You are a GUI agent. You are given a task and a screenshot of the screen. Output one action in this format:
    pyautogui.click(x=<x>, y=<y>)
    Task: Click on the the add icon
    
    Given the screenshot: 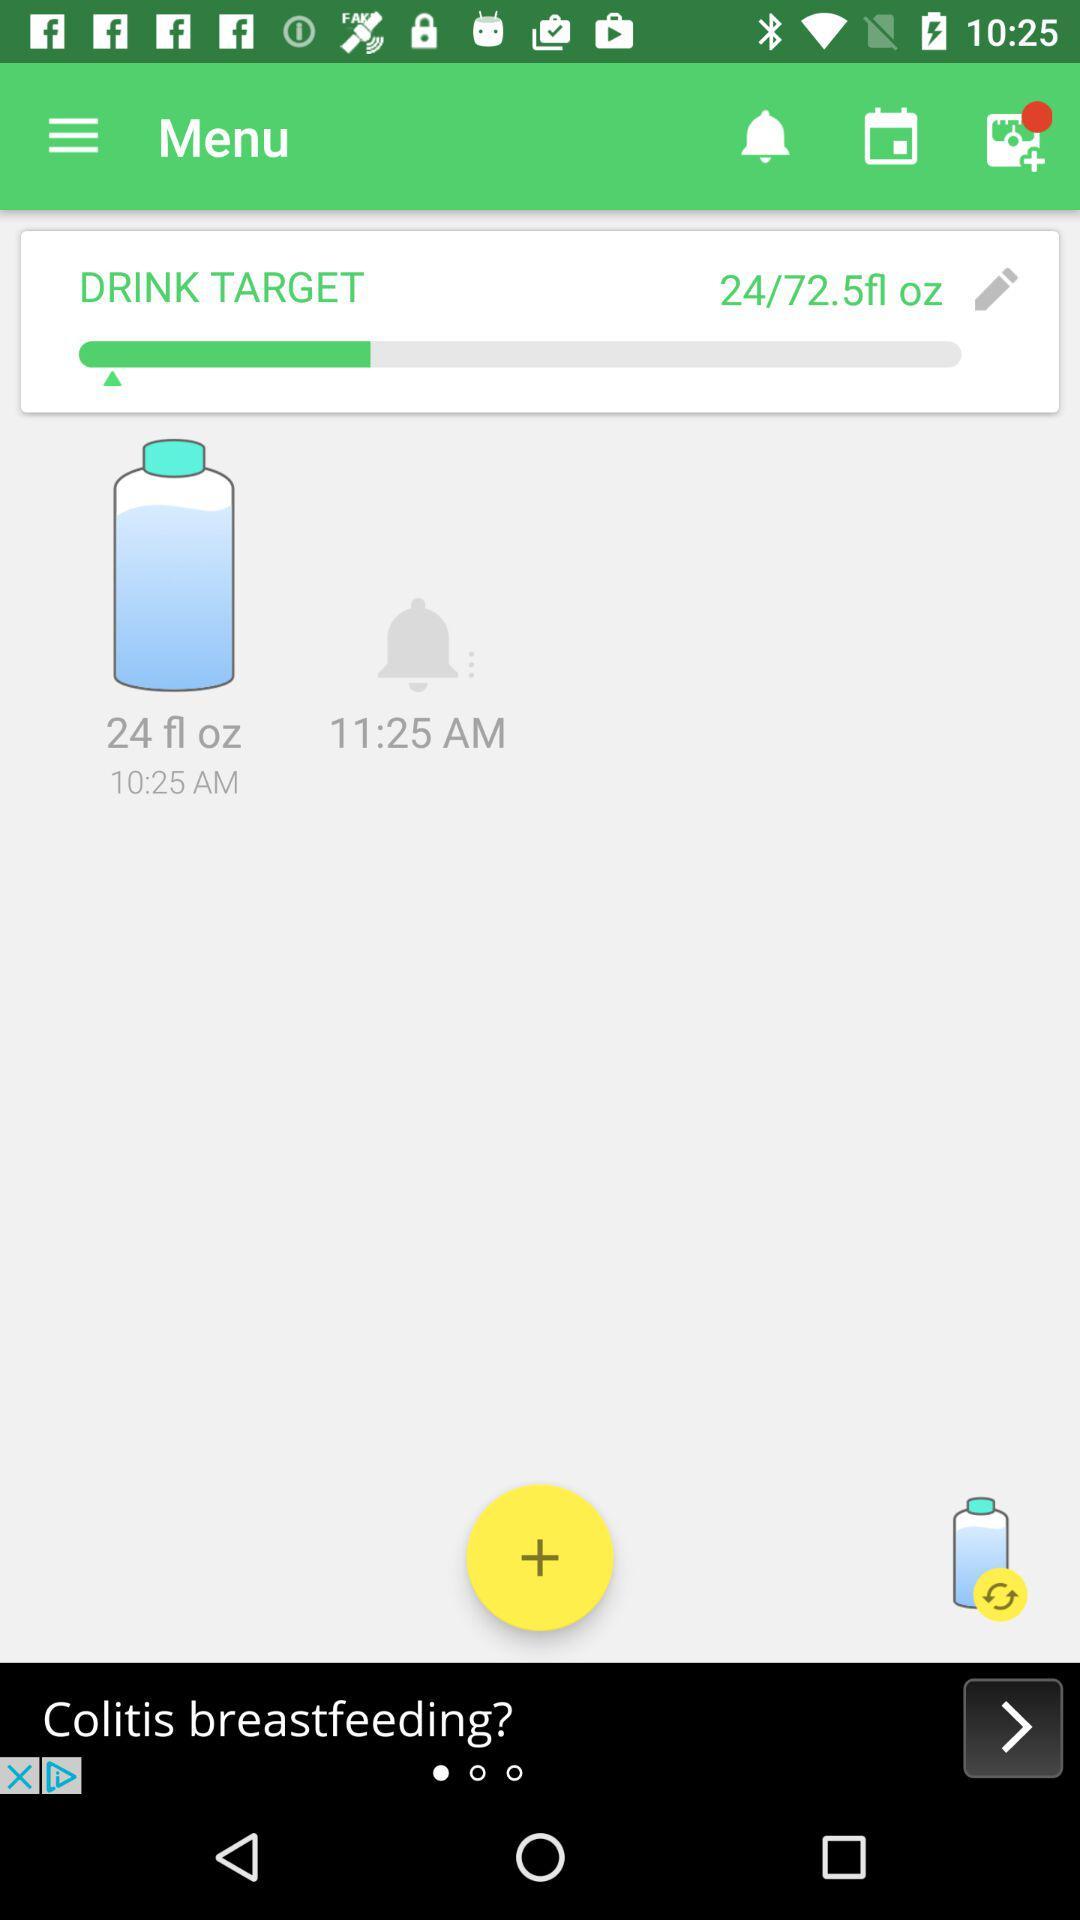 What is the action you would take?
    pyautogui.click(x=540, y=1556)
    